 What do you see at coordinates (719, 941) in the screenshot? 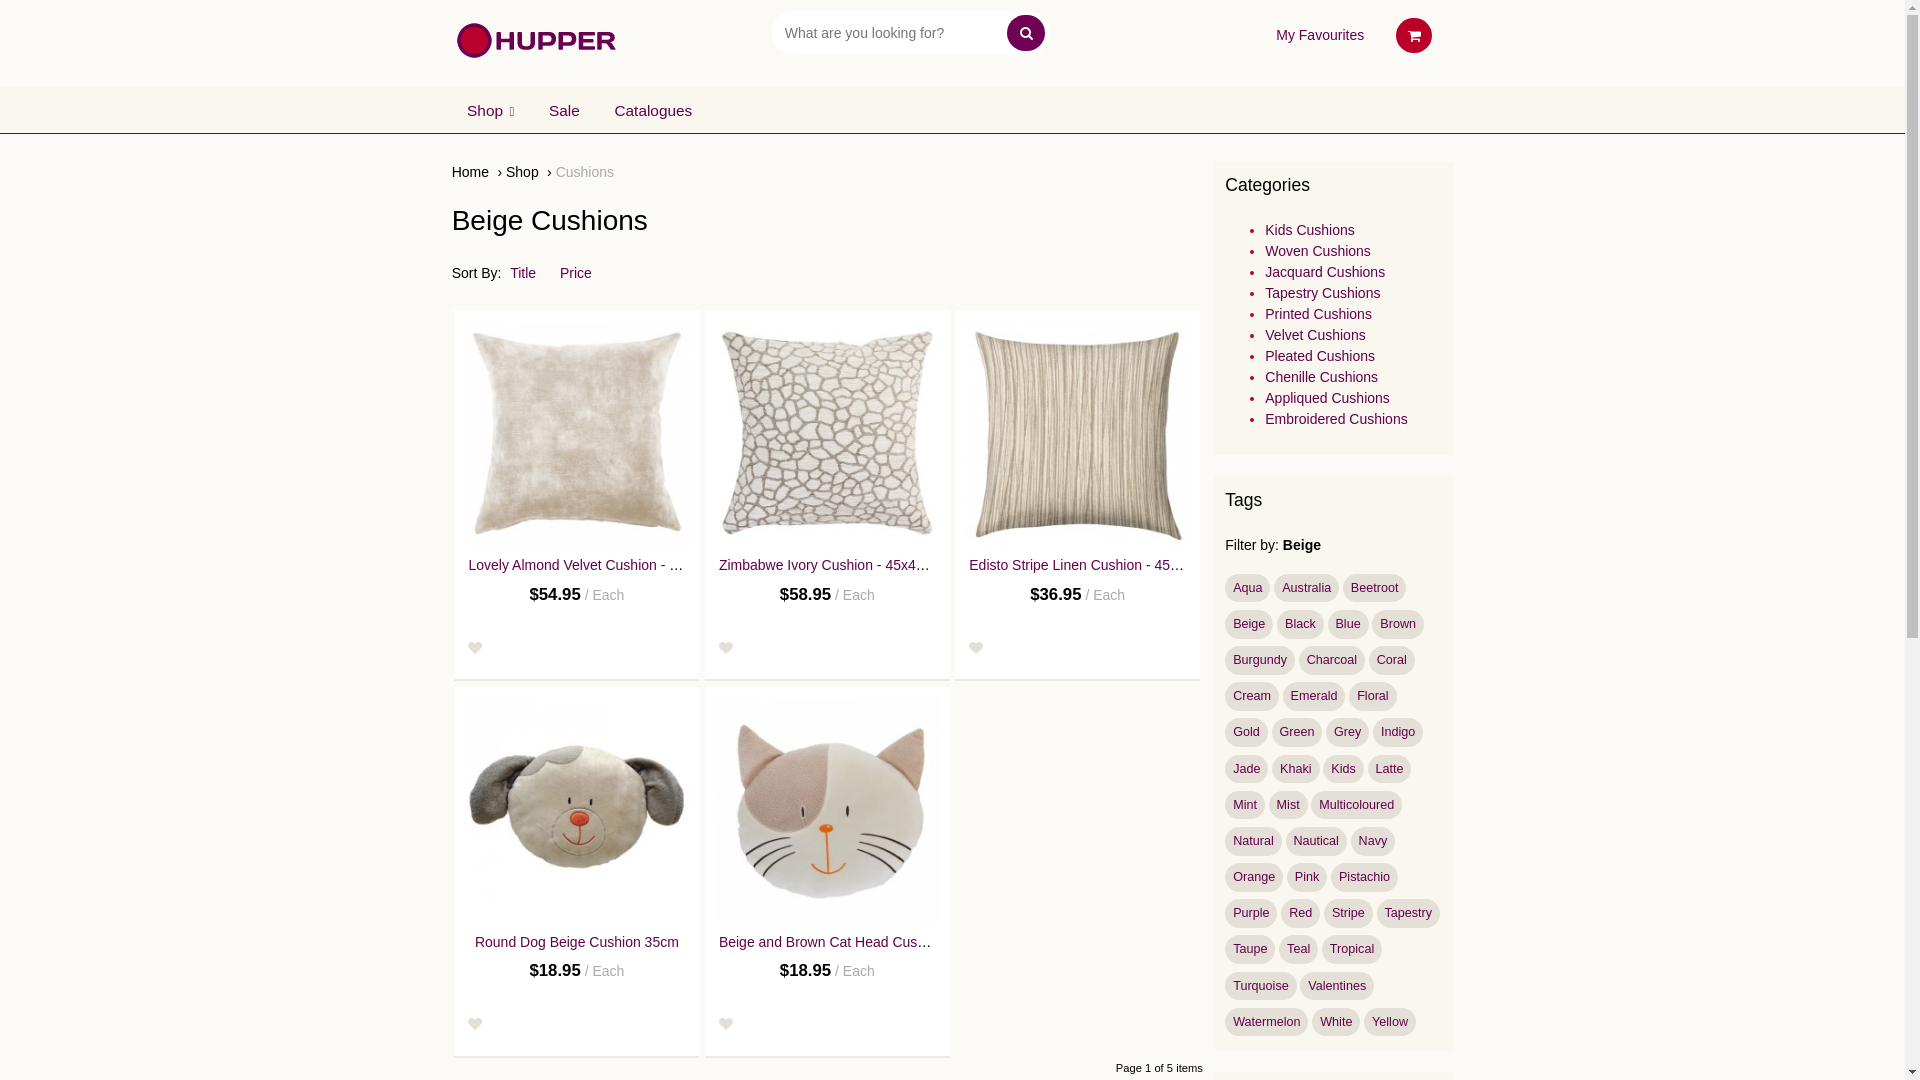
I see `'Beige and Brown Cat Head Cushion 35cm'` at bounding box center [719, 941].